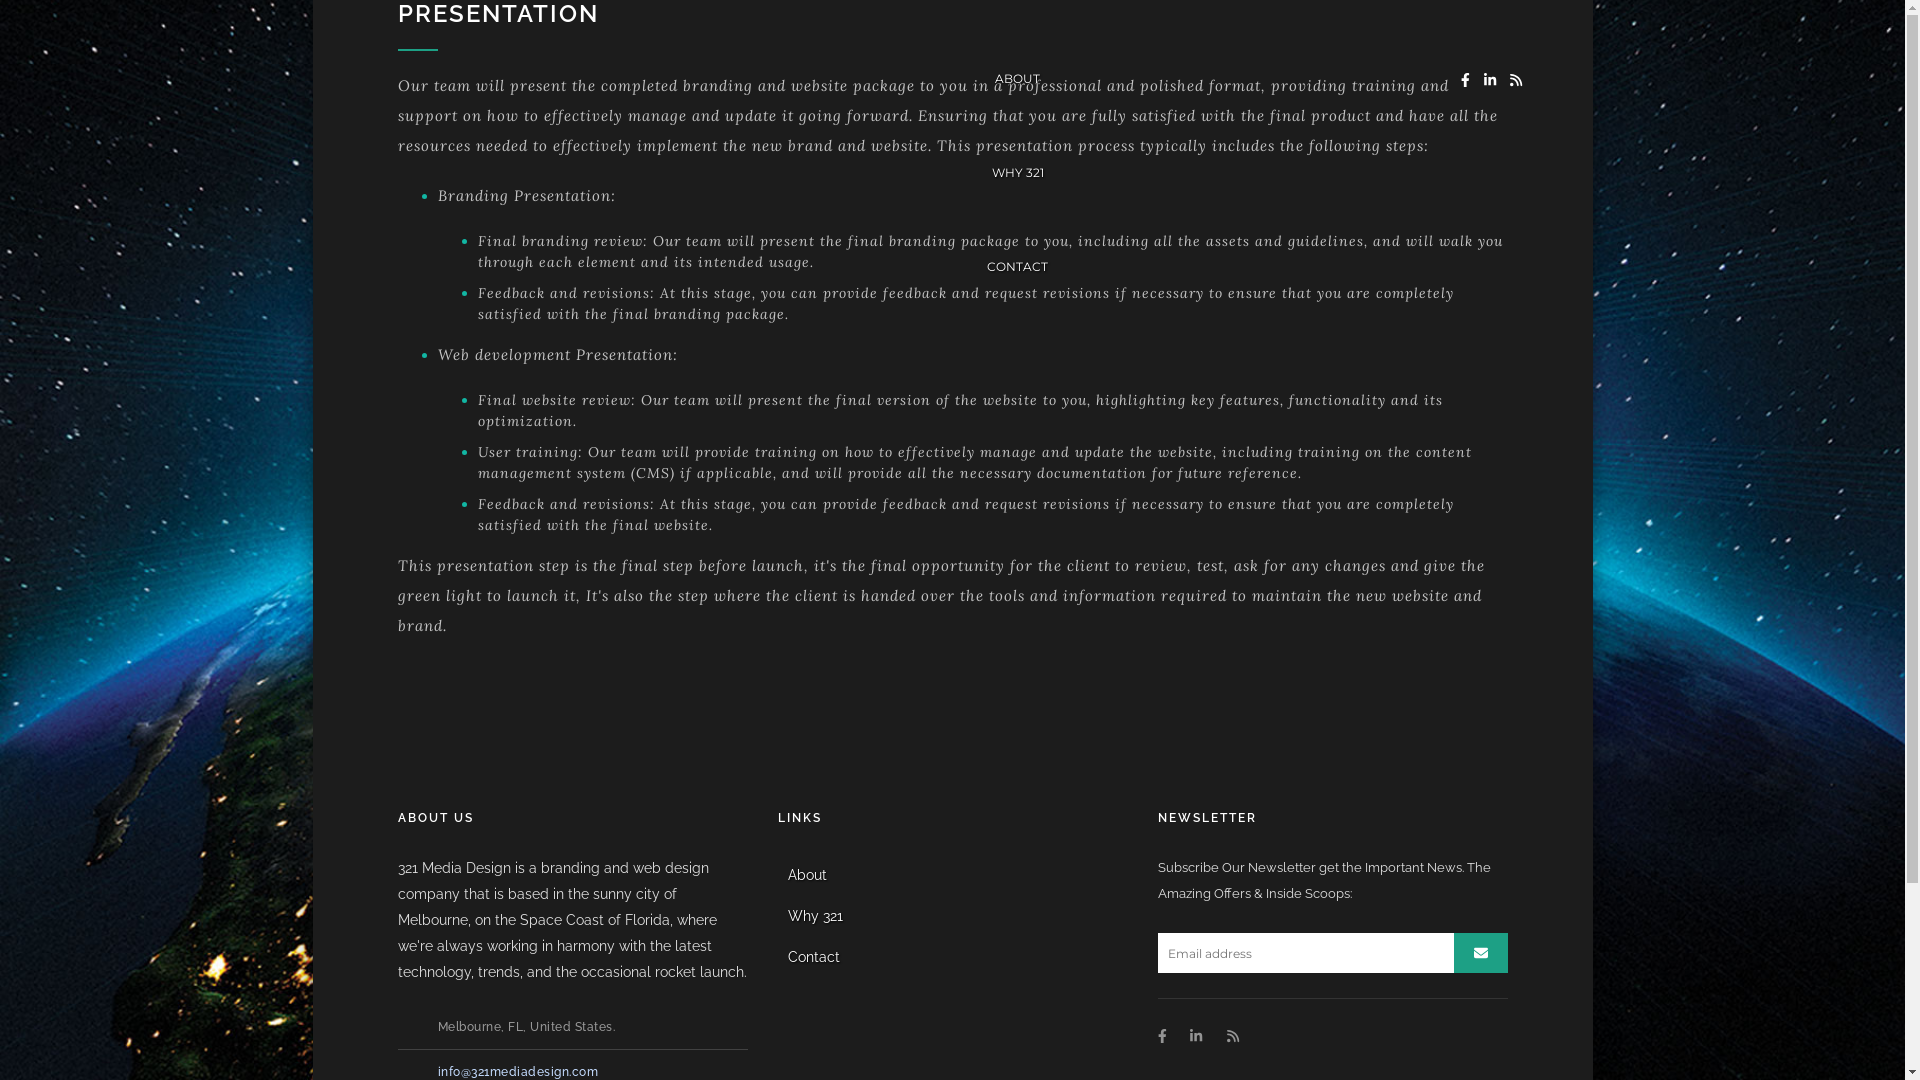 This screenshot has height=1080, width=1920. I want to click on 'RSS', so click(1516, 79).